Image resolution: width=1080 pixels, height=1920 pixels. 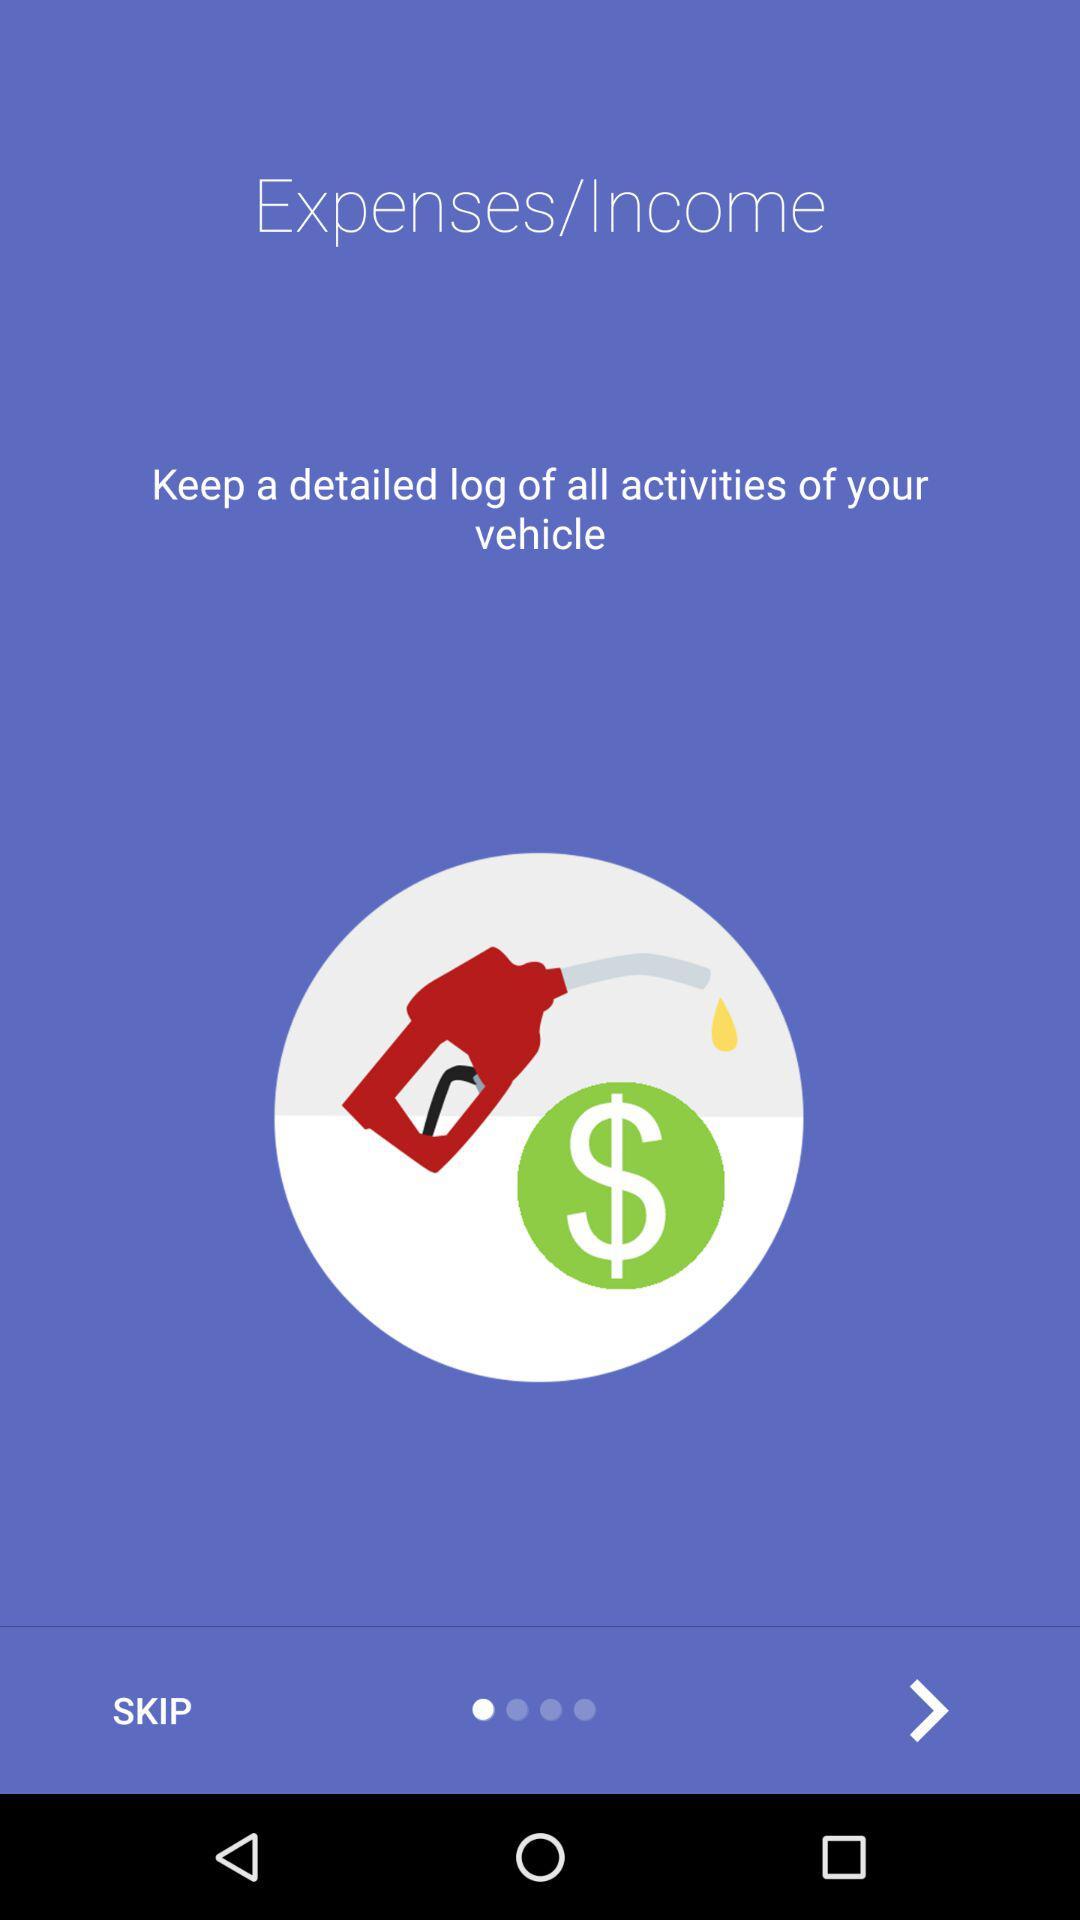 I want to click on the item at the bottom left corner, so click(x=151, y=1709).